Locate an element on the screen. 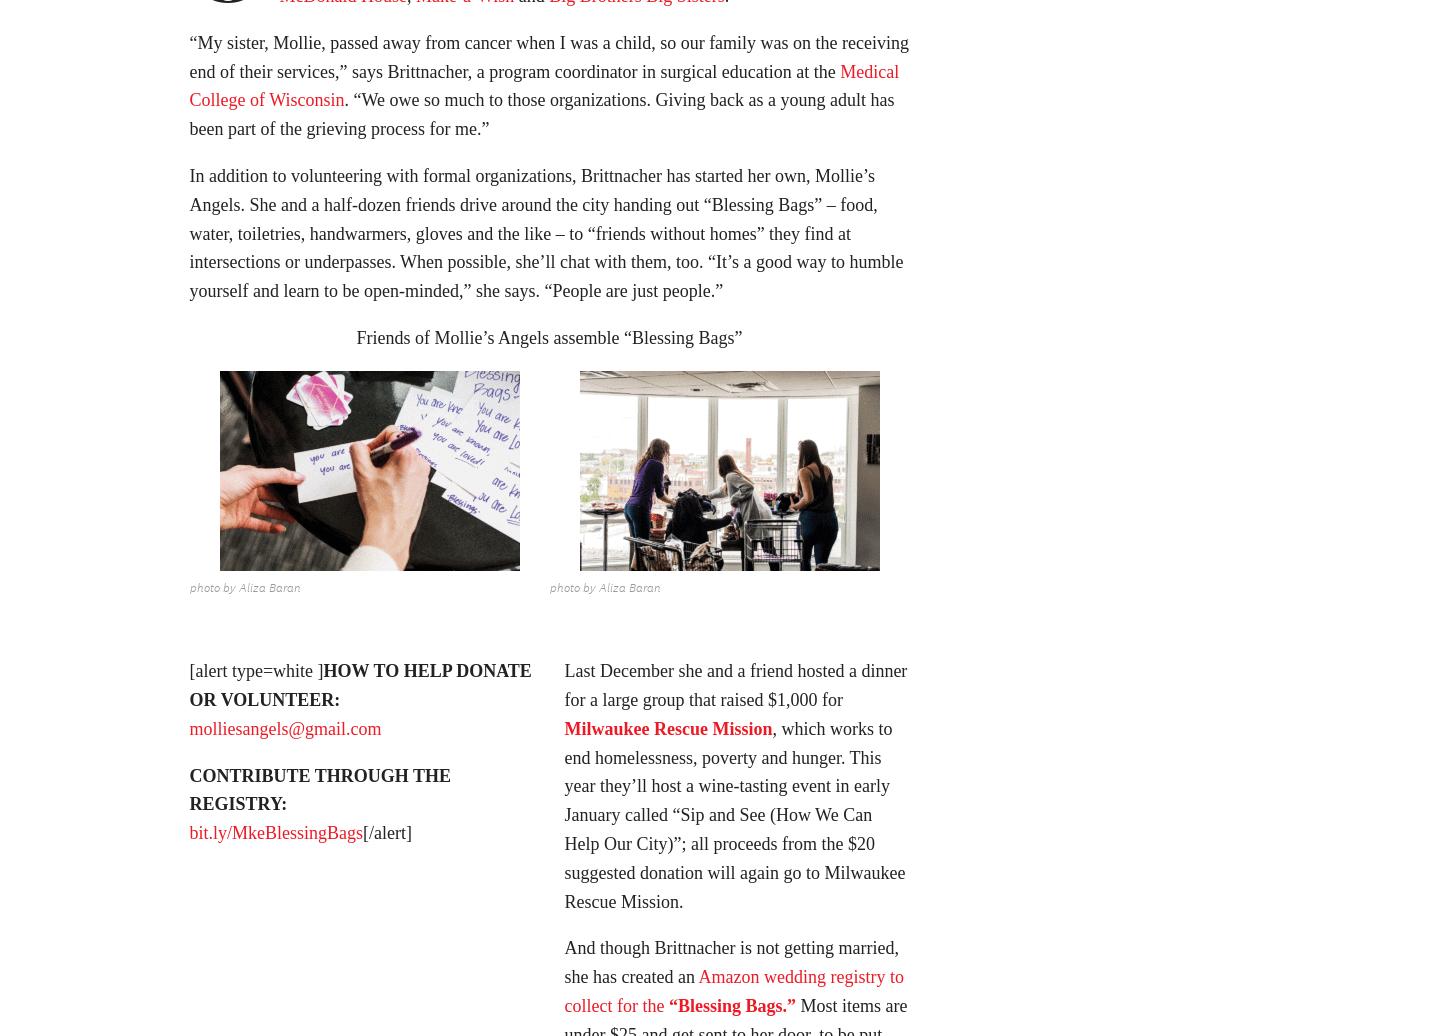  'Amazon wedding registry to collect for the' is located at coordinates (733, 997).